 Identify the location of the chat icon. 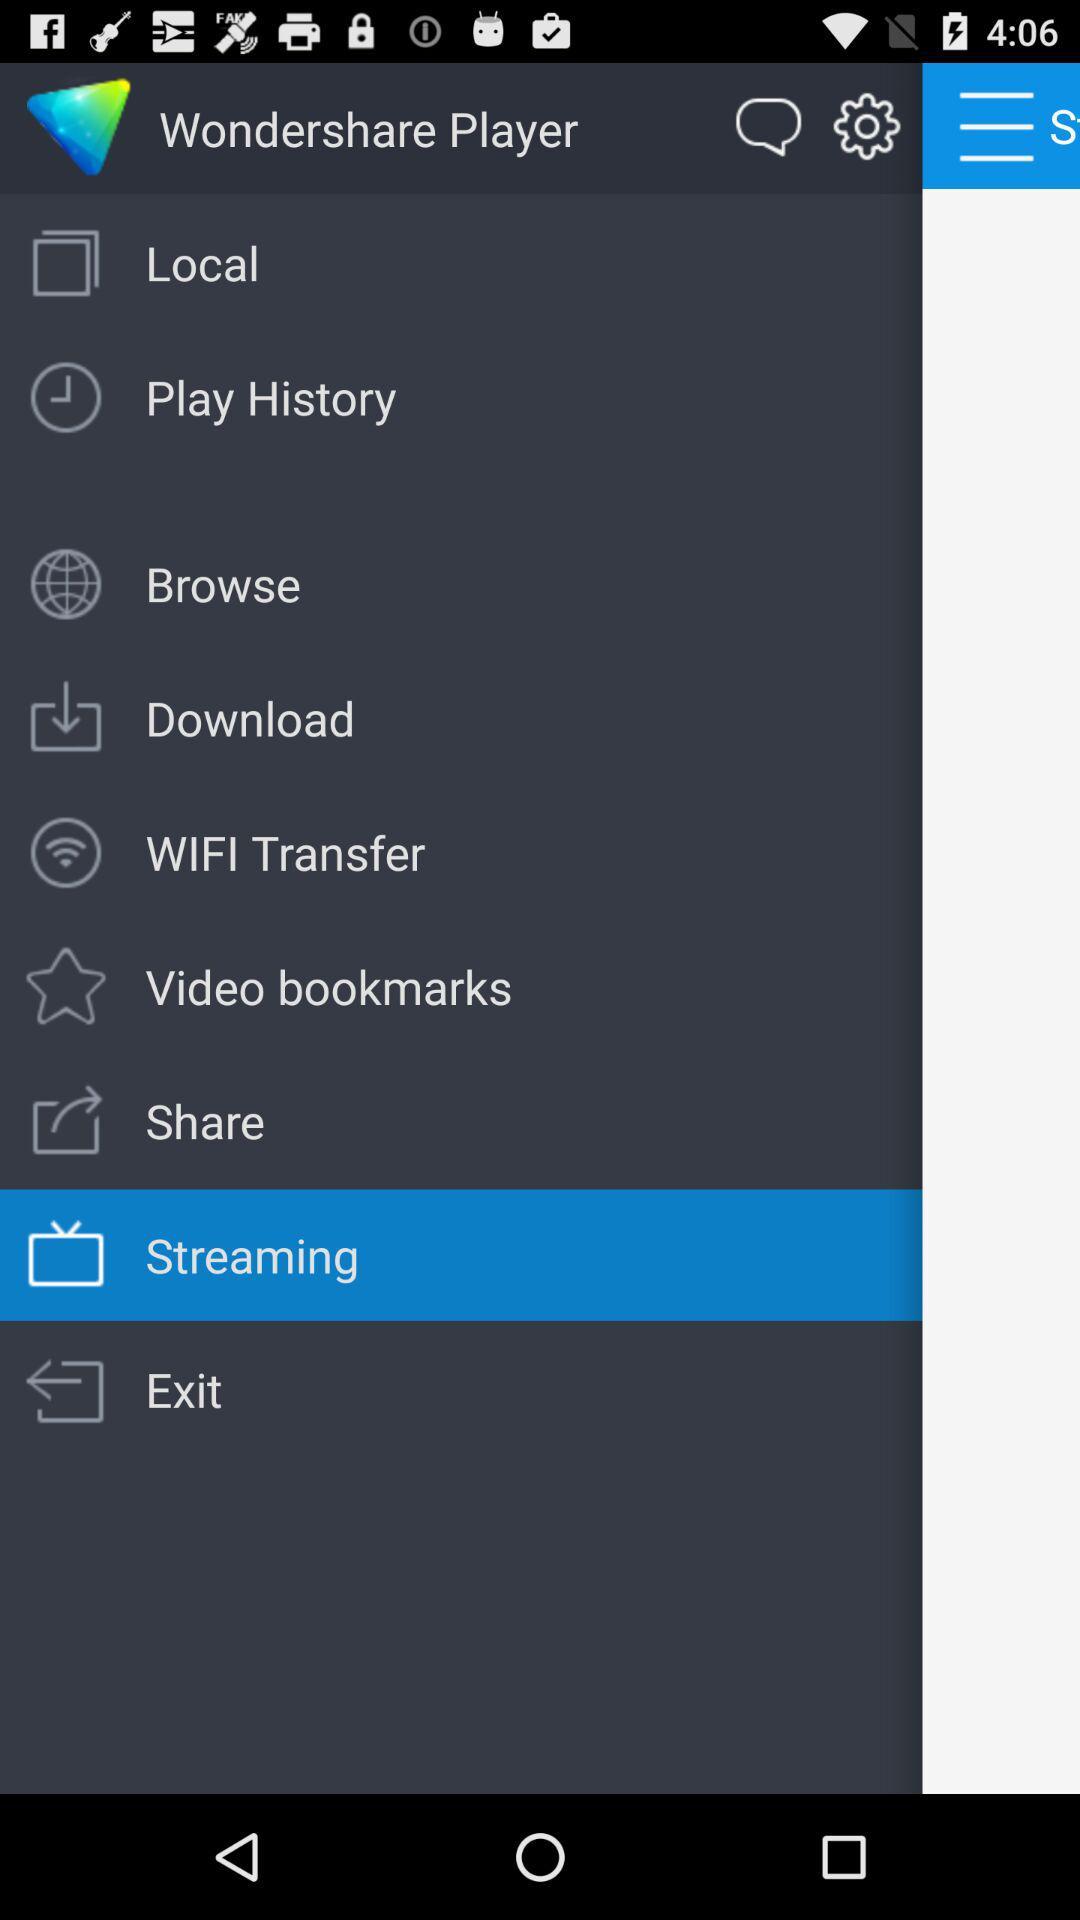
(768, 136).